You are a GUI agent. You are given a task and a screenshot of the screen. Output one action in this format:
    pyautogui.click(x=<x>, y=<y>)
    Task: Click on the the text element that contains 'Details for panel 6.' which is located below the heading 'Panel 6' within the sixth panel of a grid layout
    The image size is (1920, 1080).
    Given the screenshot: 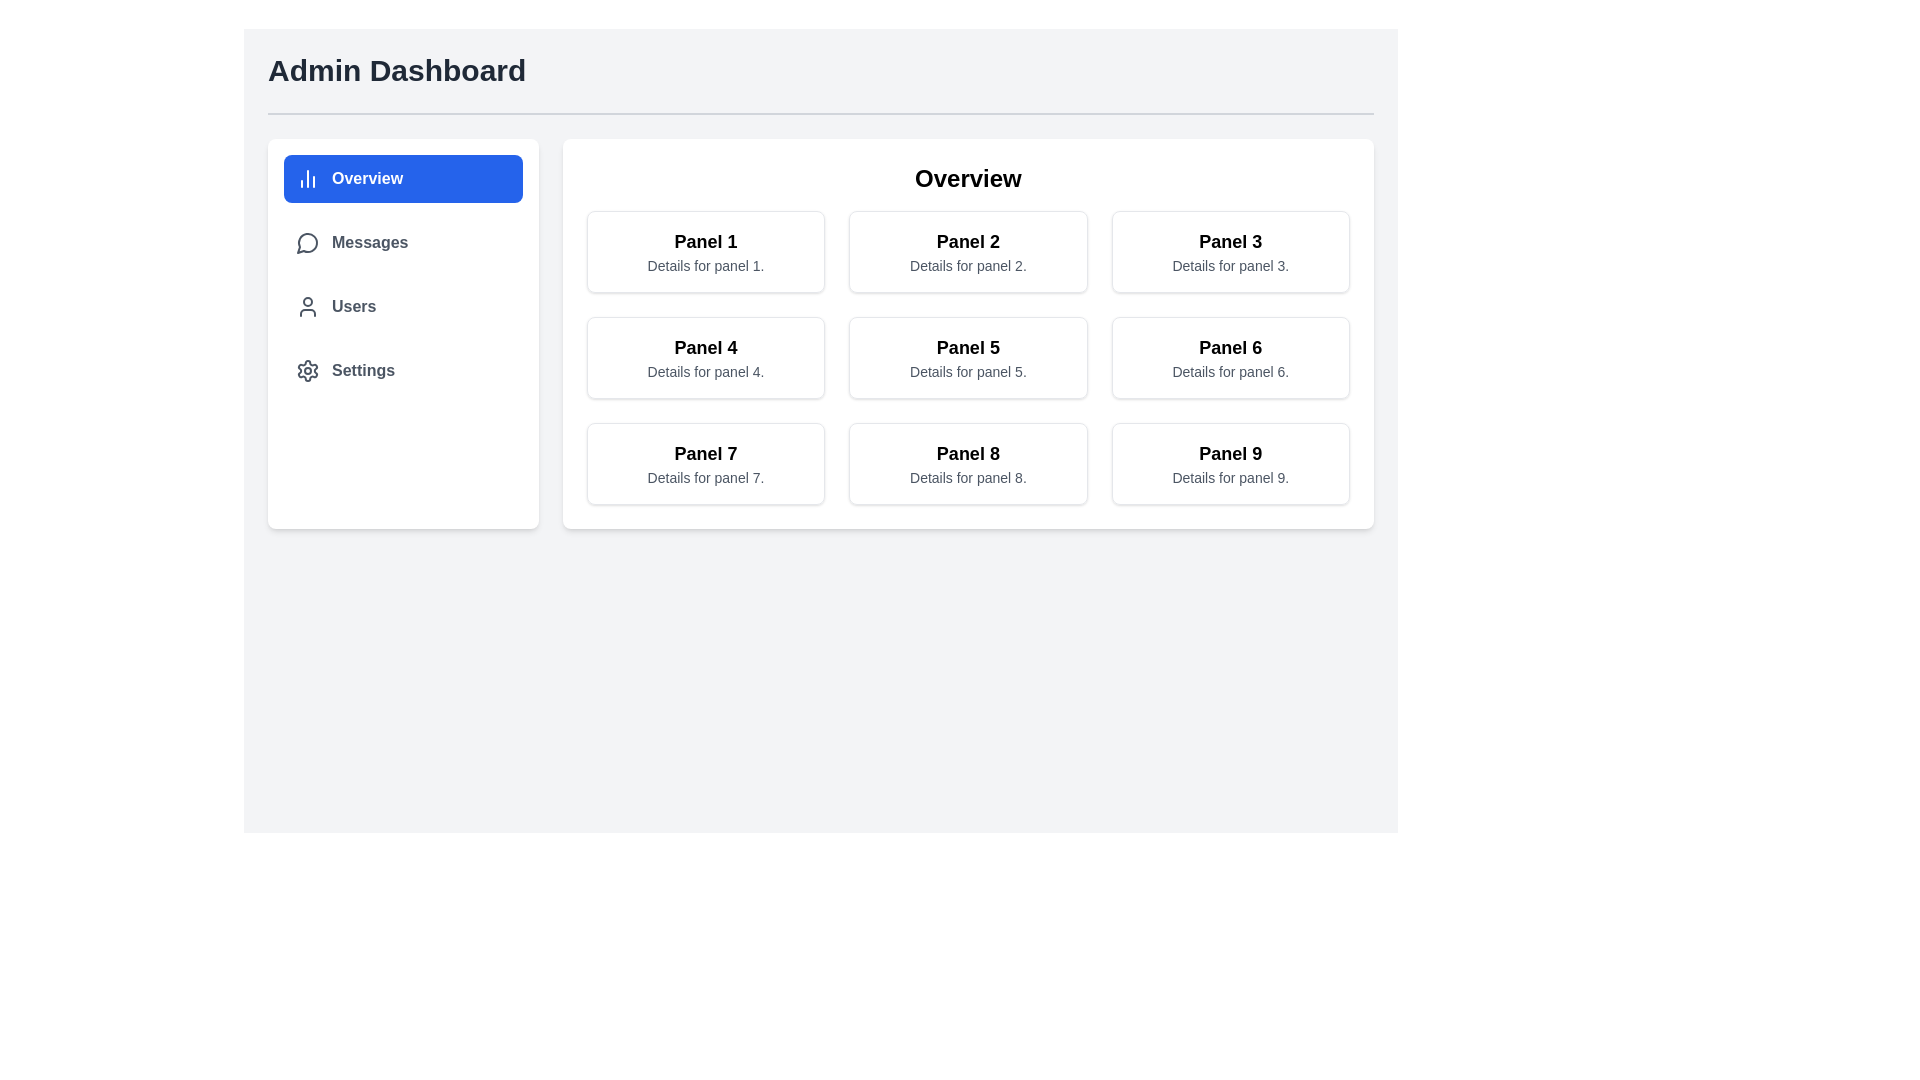 What is the action you would take?
    pyautogui.click(x=1229, y=371)
    